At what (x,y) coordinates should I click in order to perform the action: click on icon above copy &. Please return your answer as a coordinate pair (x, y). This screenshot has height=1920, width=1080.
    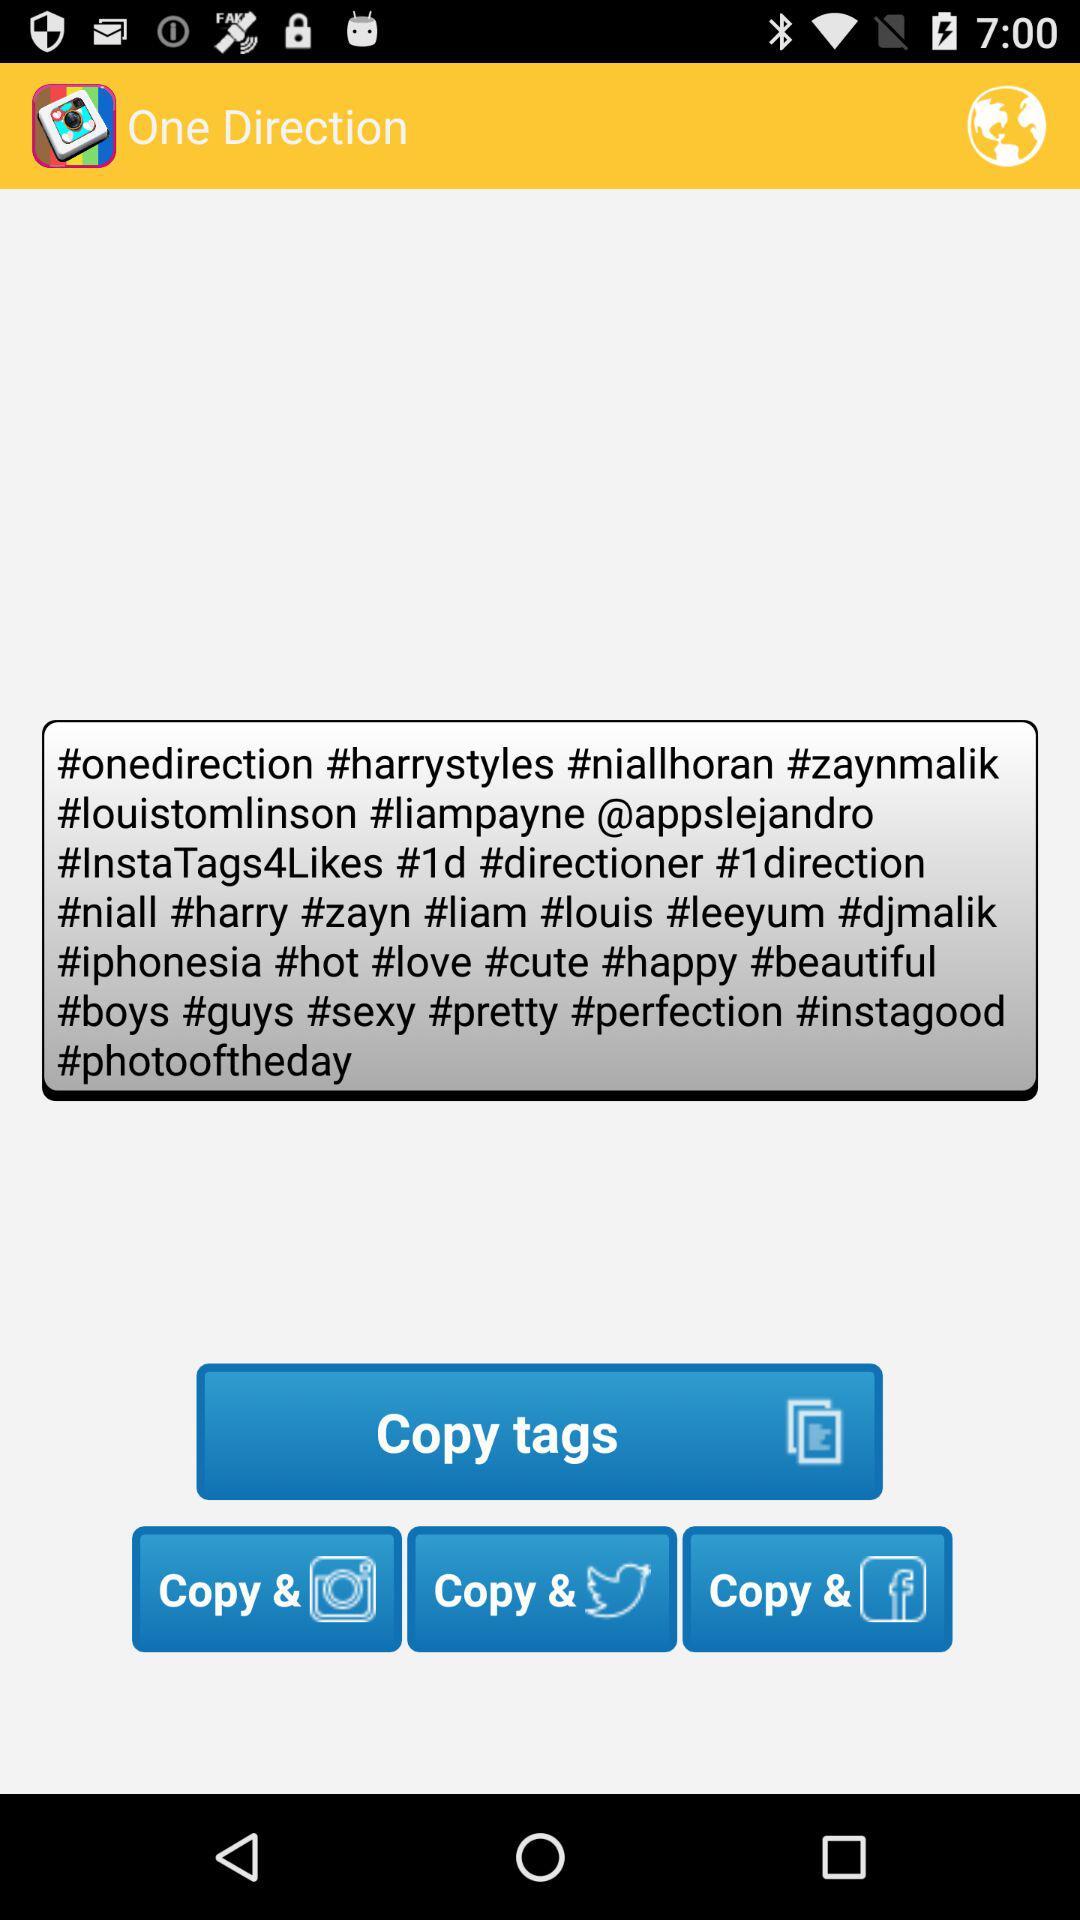
    Looking at the image, I should click on (538, 1430).